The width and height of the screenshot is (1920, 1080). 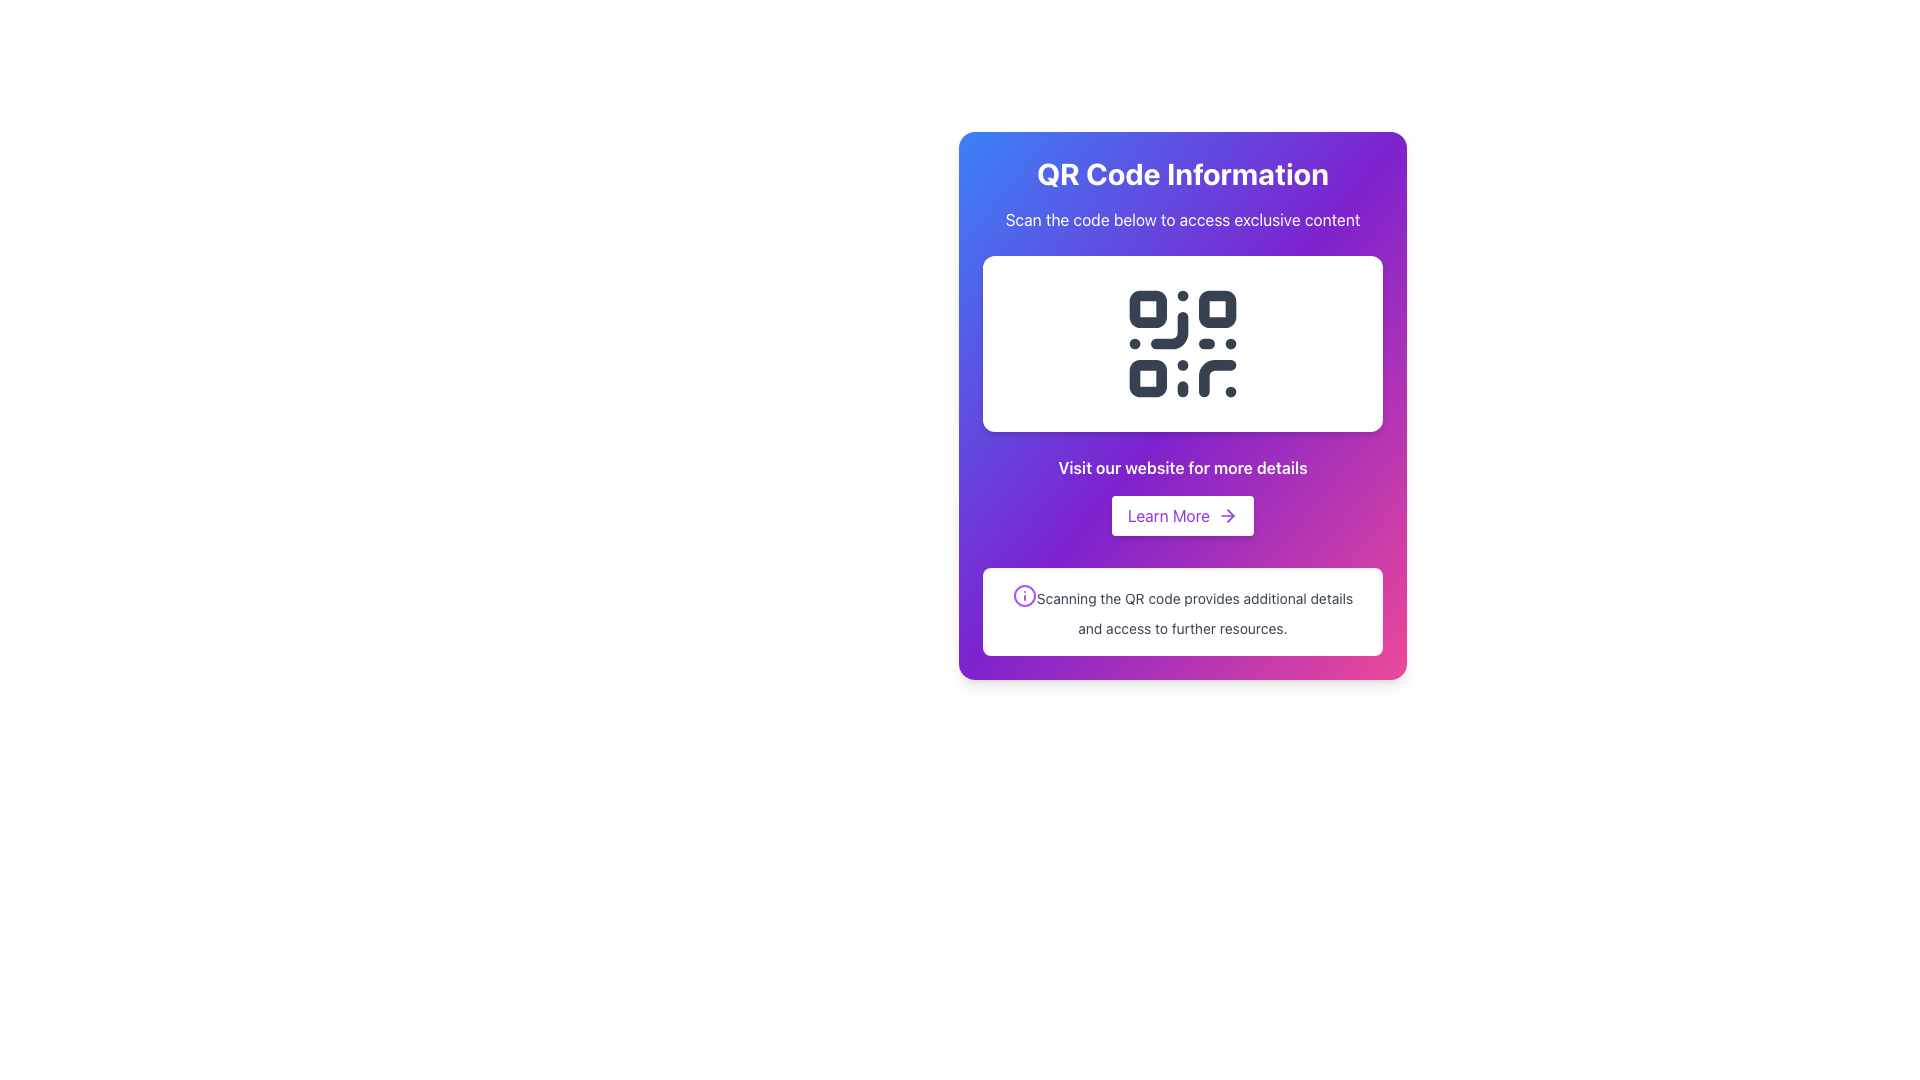 What do you see at coordinates (1024, 595) in the screenshot?
I see `the circular element outlined with a purple stroke, located in the bottom segment of the QR code information panel, to the left of the text starting with 'Scanning the QR code...'` at bounding box center [1024, 595].